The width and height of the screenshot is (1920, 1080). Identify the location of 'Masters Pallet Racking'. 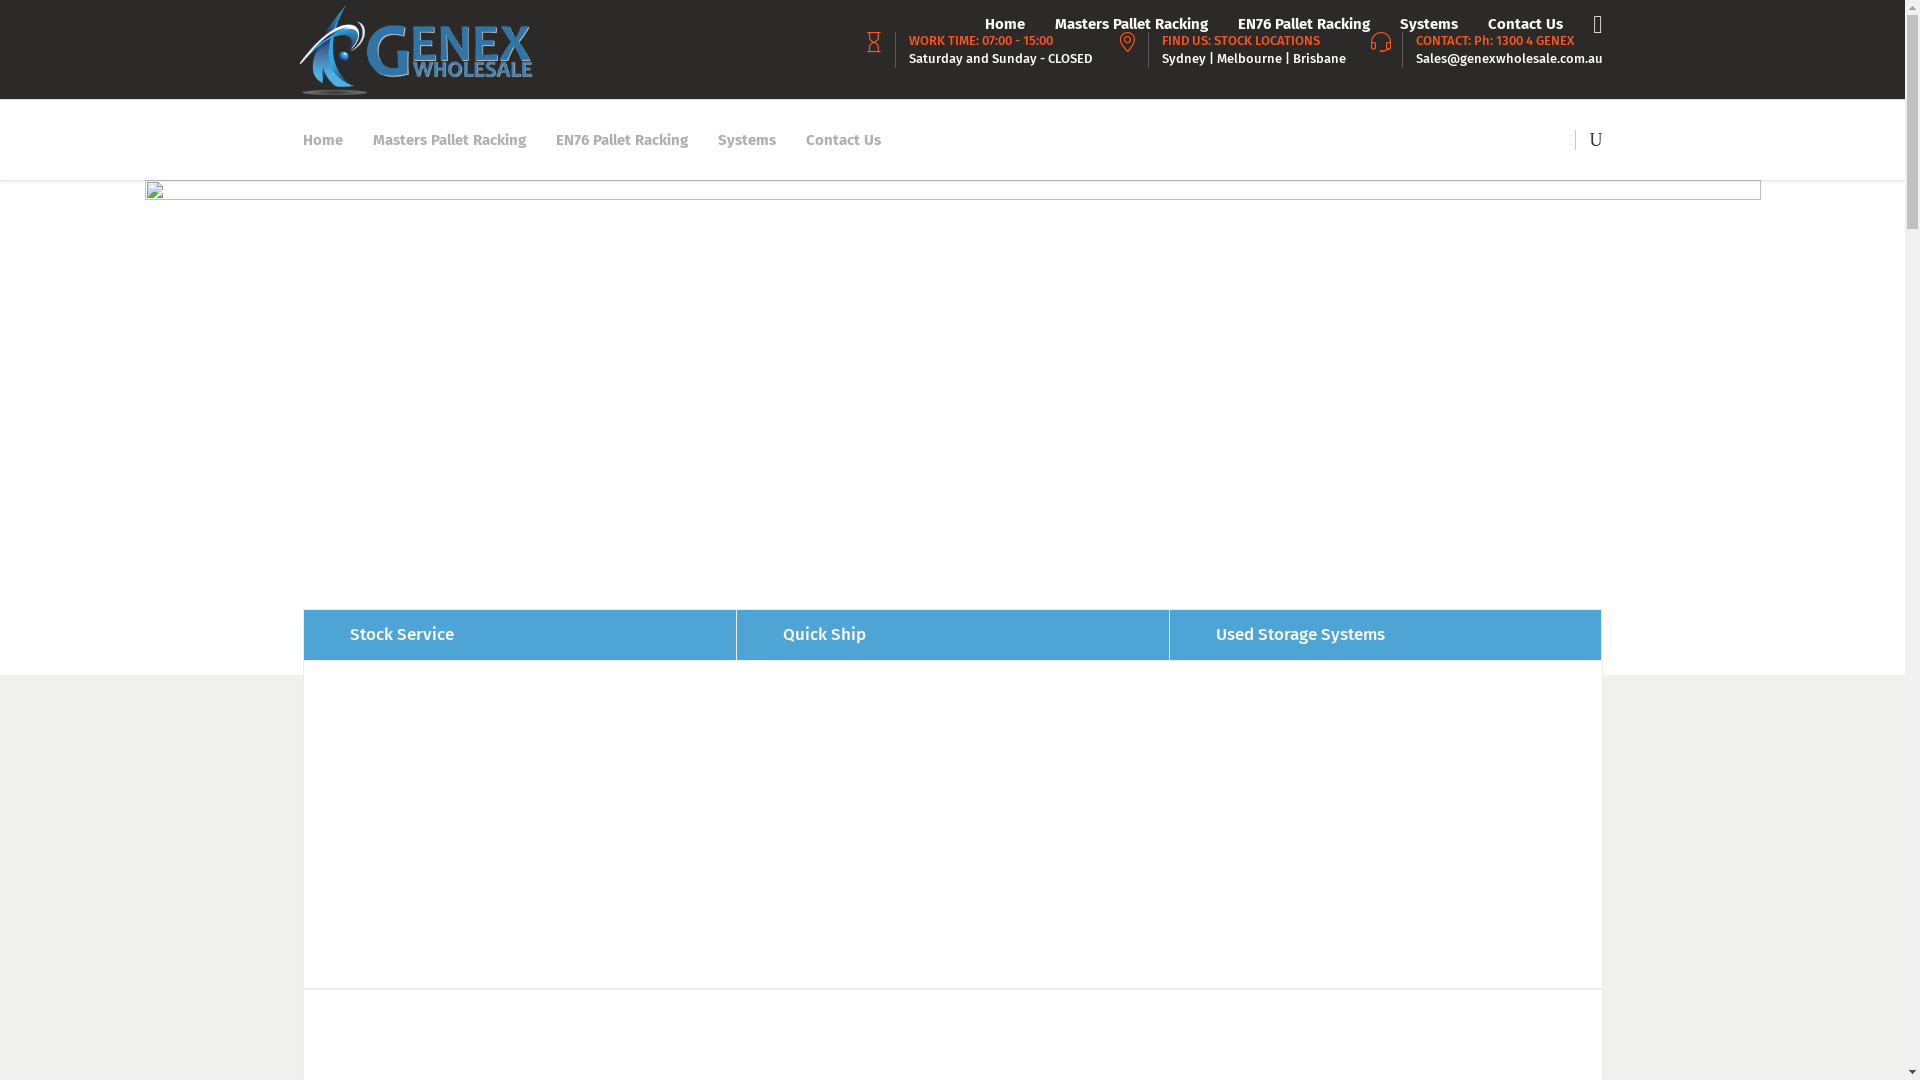
(448, 138).